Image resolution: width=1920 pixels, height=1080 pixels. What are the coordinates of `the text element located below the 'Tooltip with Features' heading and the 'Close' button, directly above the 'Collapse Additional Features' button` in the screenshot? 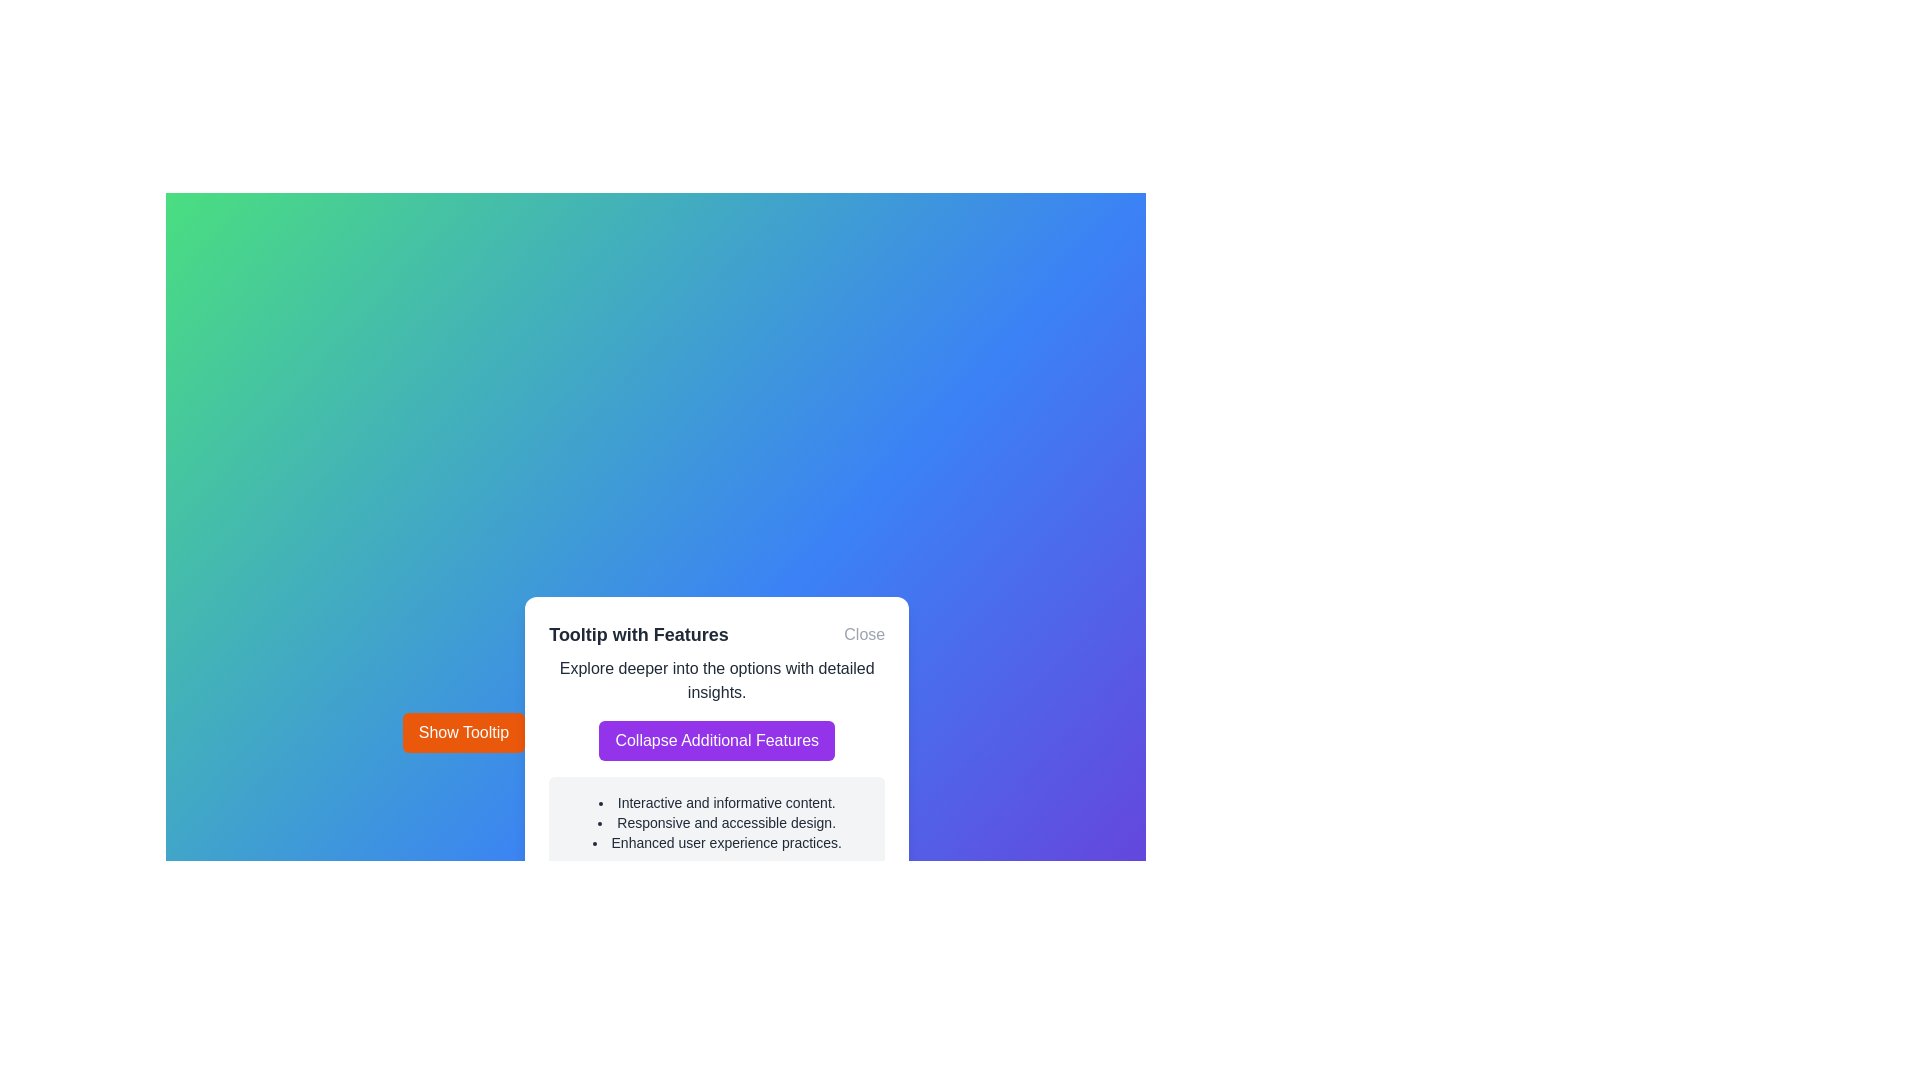 It's located at (717, 680).